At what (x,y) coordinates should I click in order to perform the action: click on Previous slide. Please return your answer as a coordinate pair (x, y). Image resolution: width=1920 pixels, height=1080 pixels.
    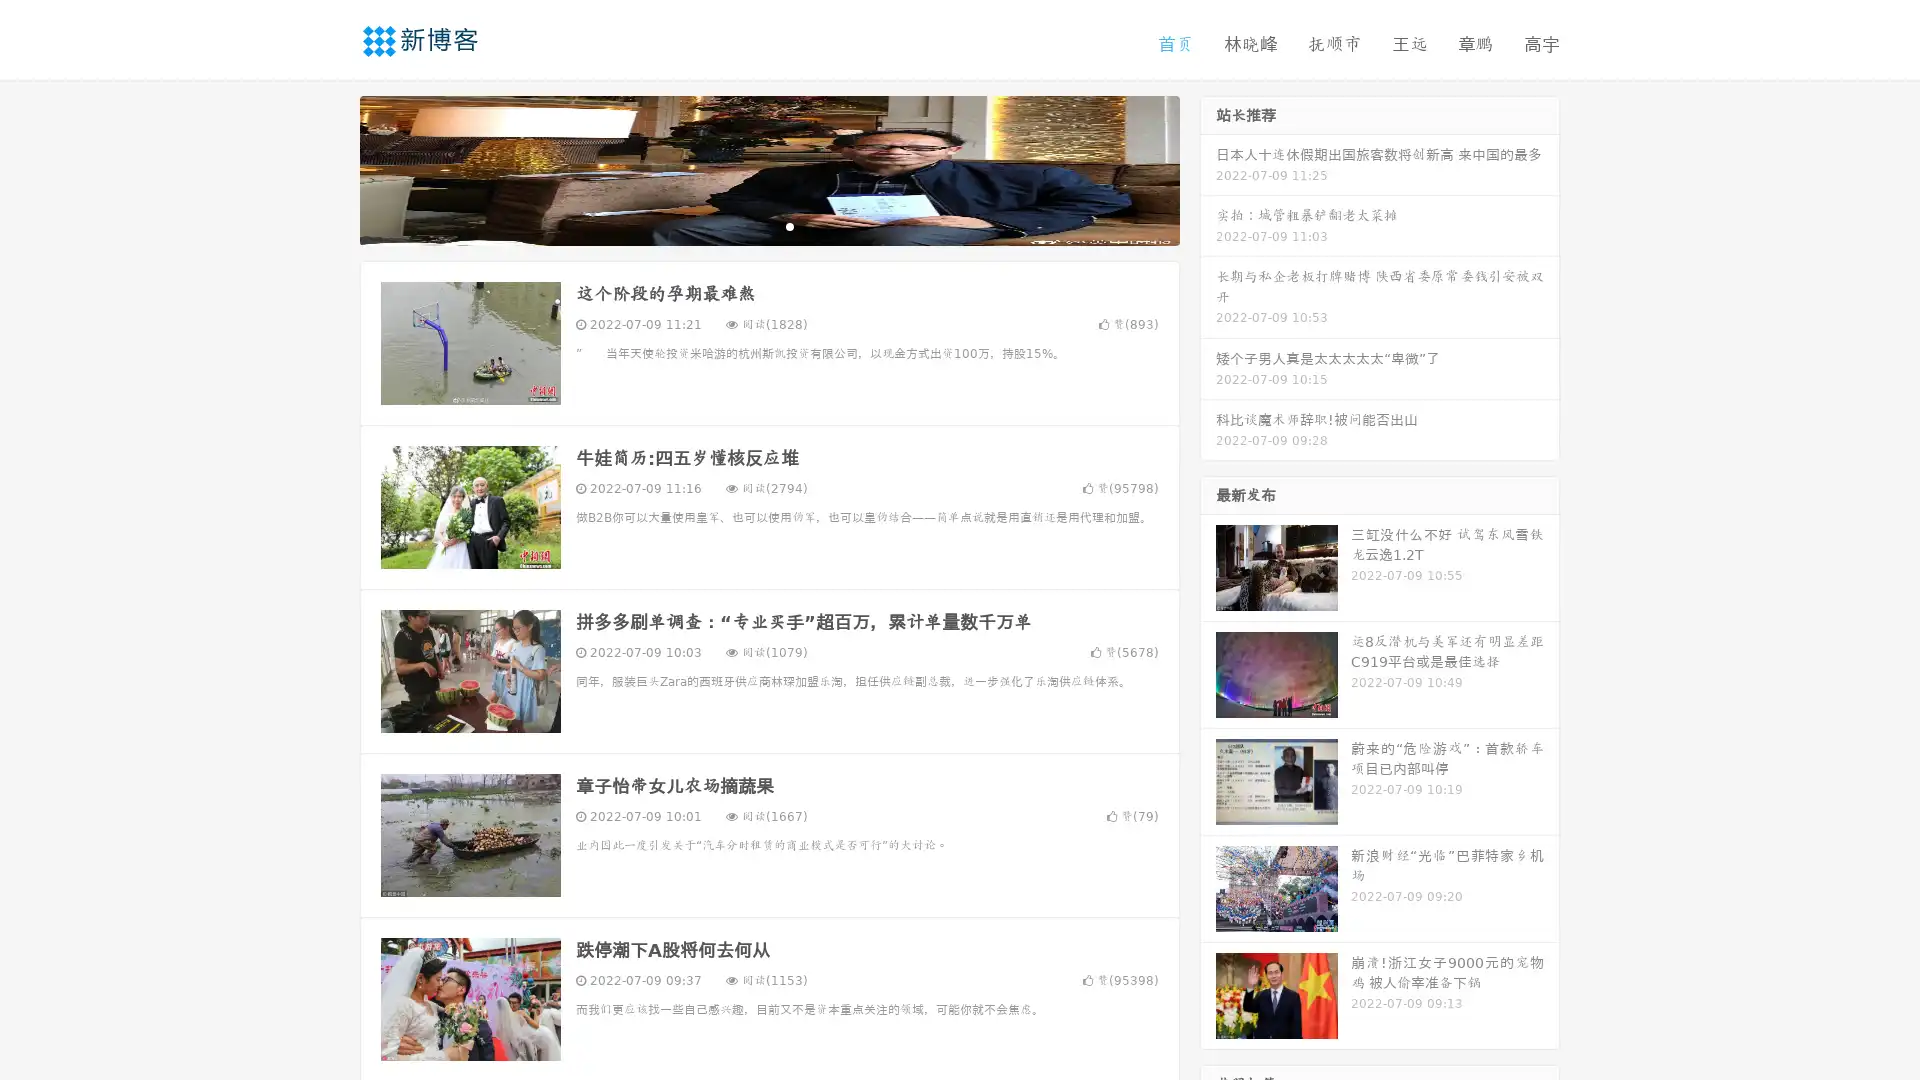
    Looking at the image, I should click on (330, 168).